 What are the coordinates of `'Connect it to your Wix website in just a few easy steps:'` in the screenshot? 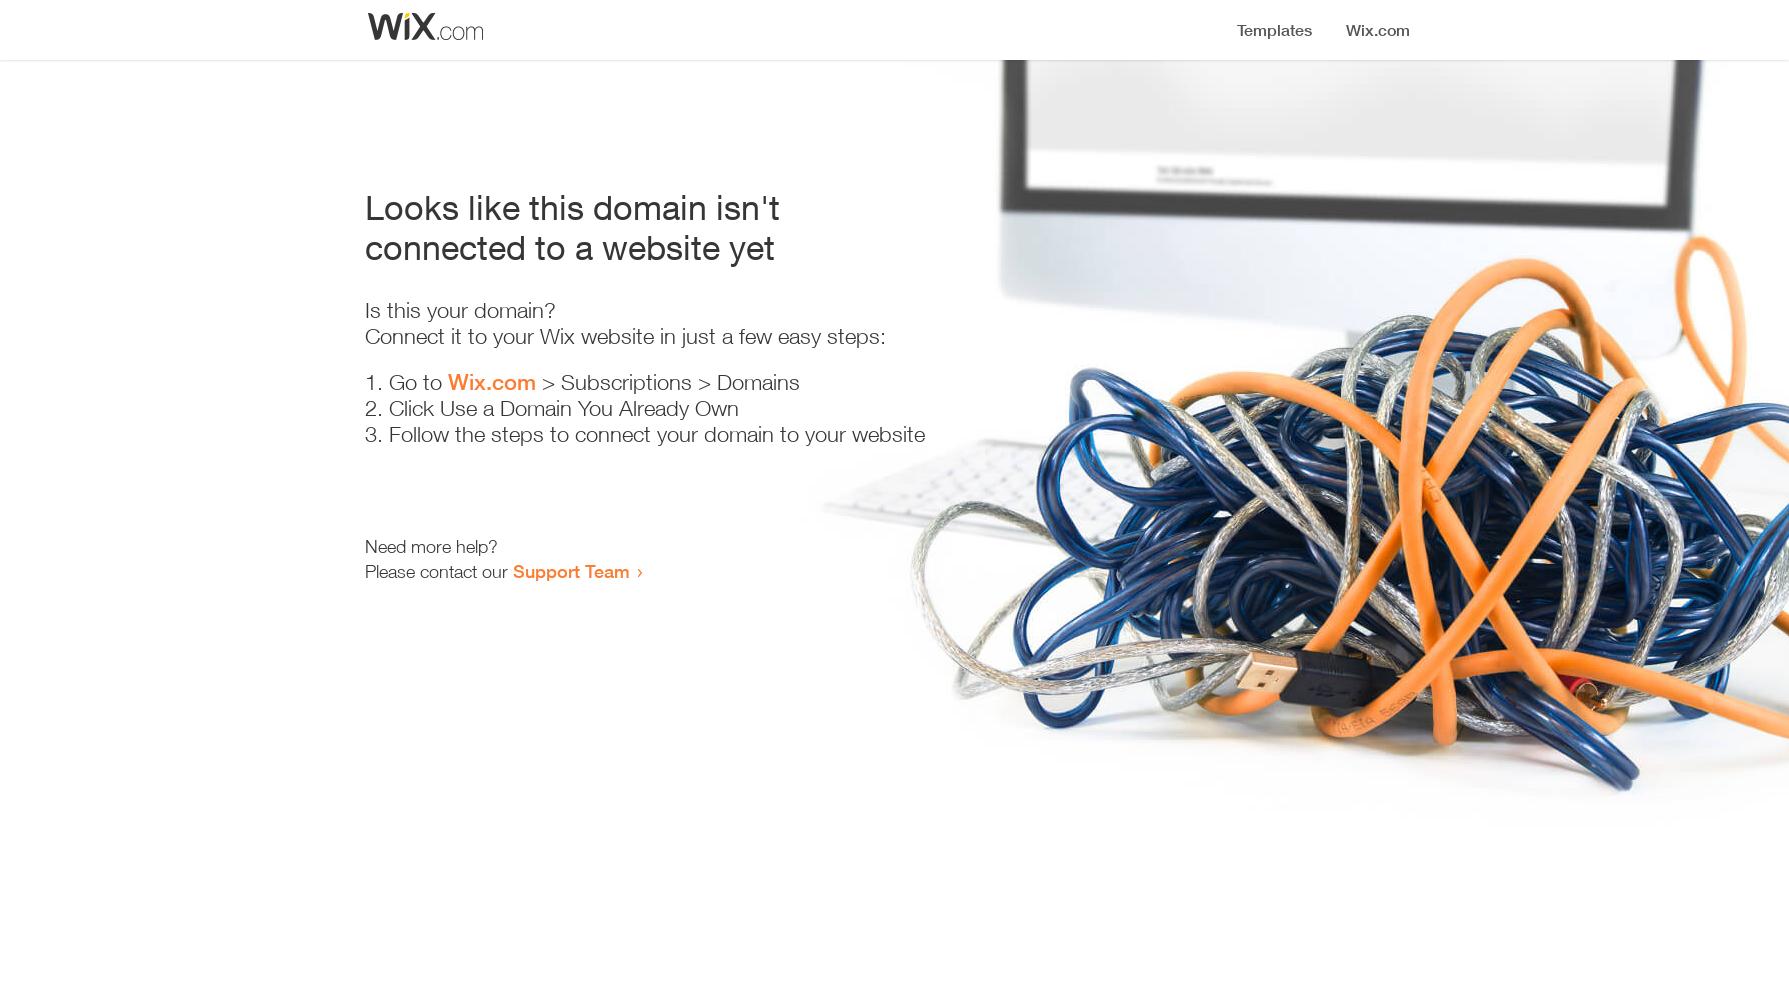 It's located at (624, 335).